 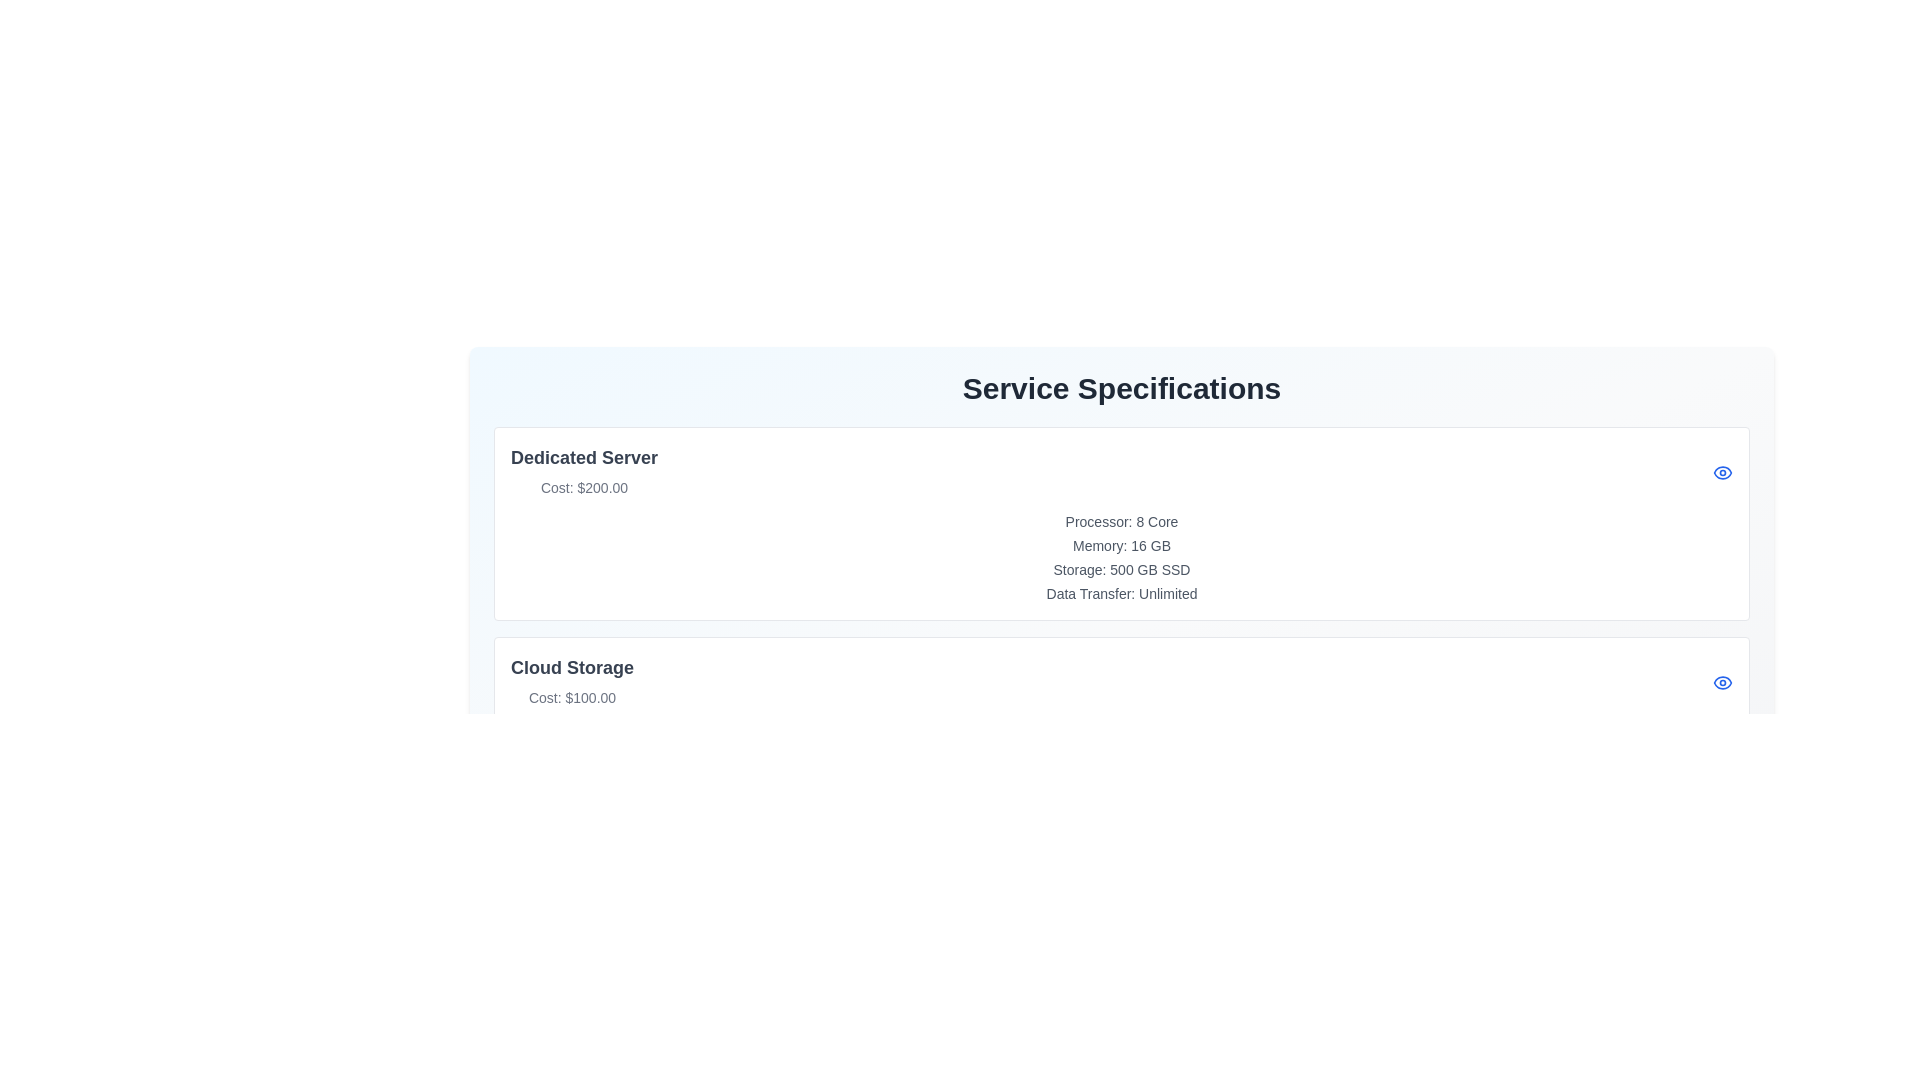 I want to click on the visibility toggle icon button located in the lower right corner of the 'Cloud Storage' card, so click(x=1722, y=681).